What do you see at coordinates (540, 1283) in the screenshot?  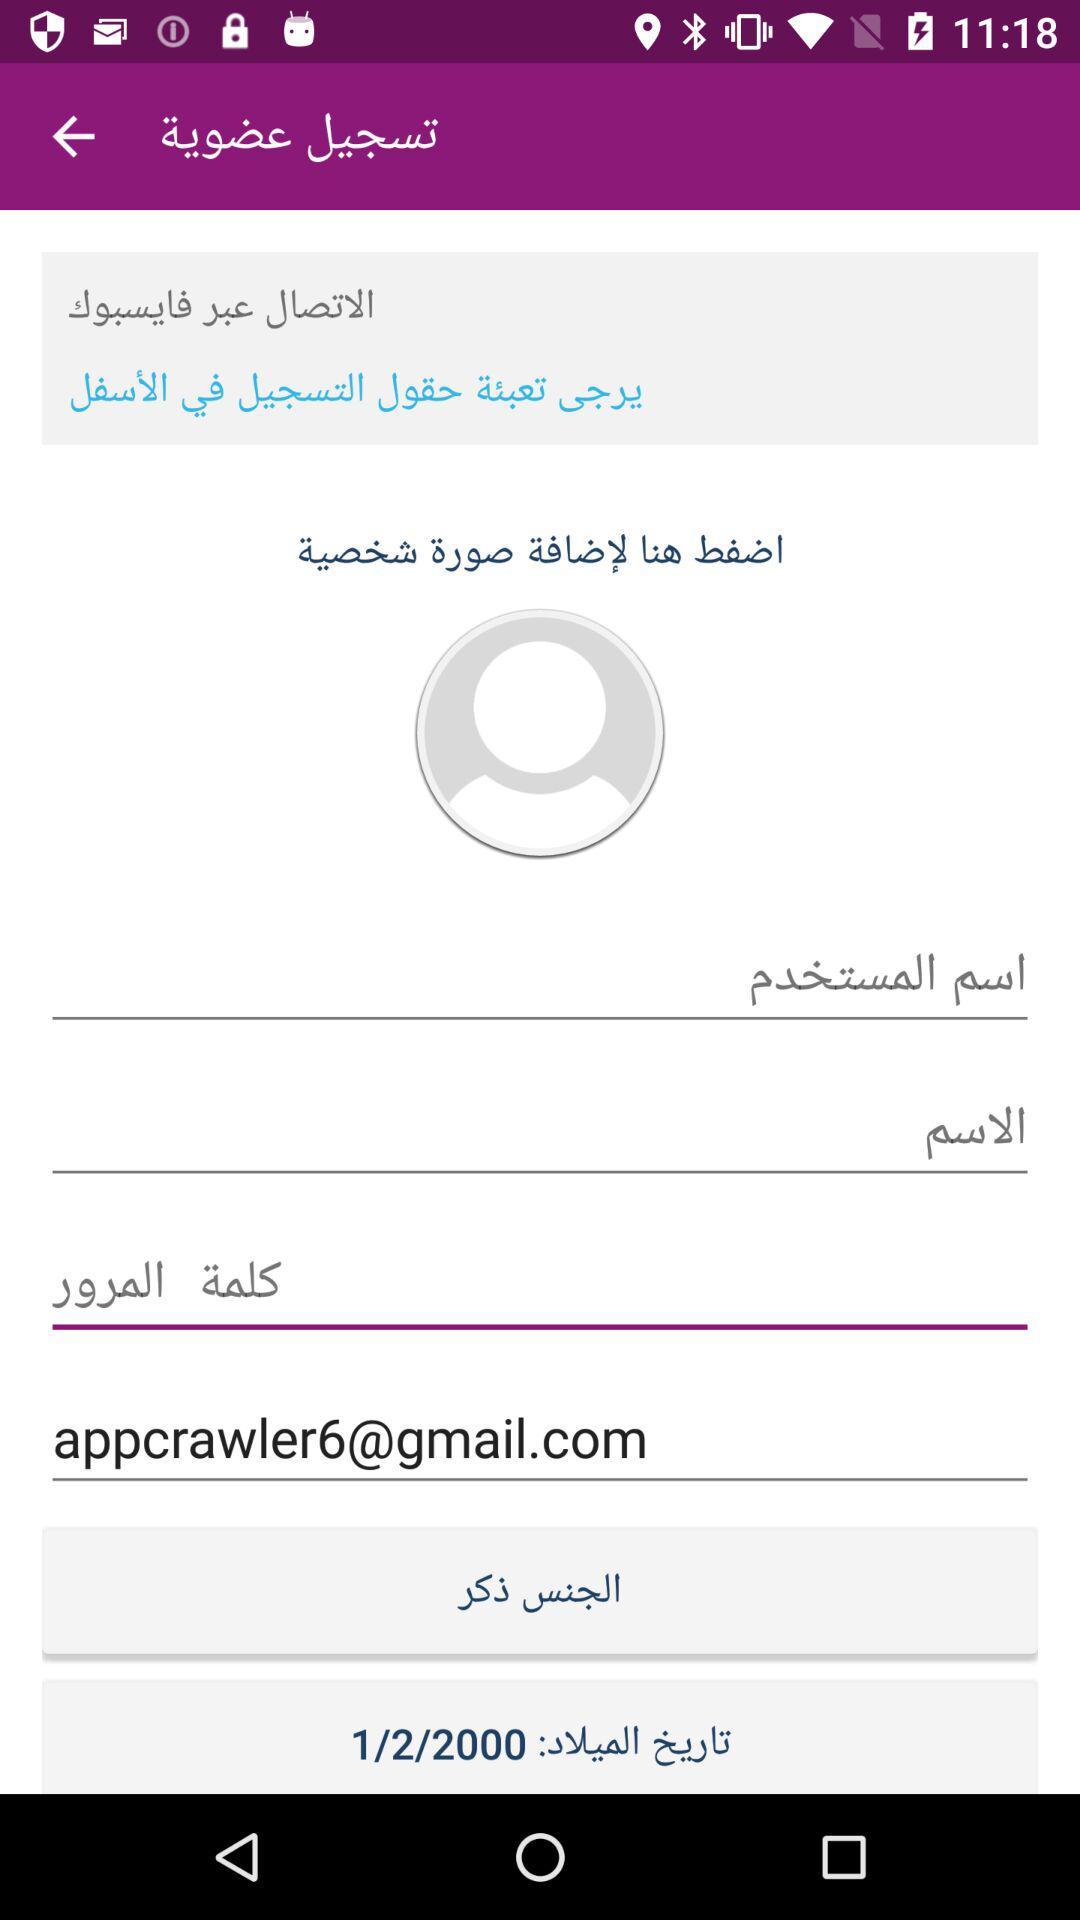 I see `grace` at bounding box center [540, 1283].